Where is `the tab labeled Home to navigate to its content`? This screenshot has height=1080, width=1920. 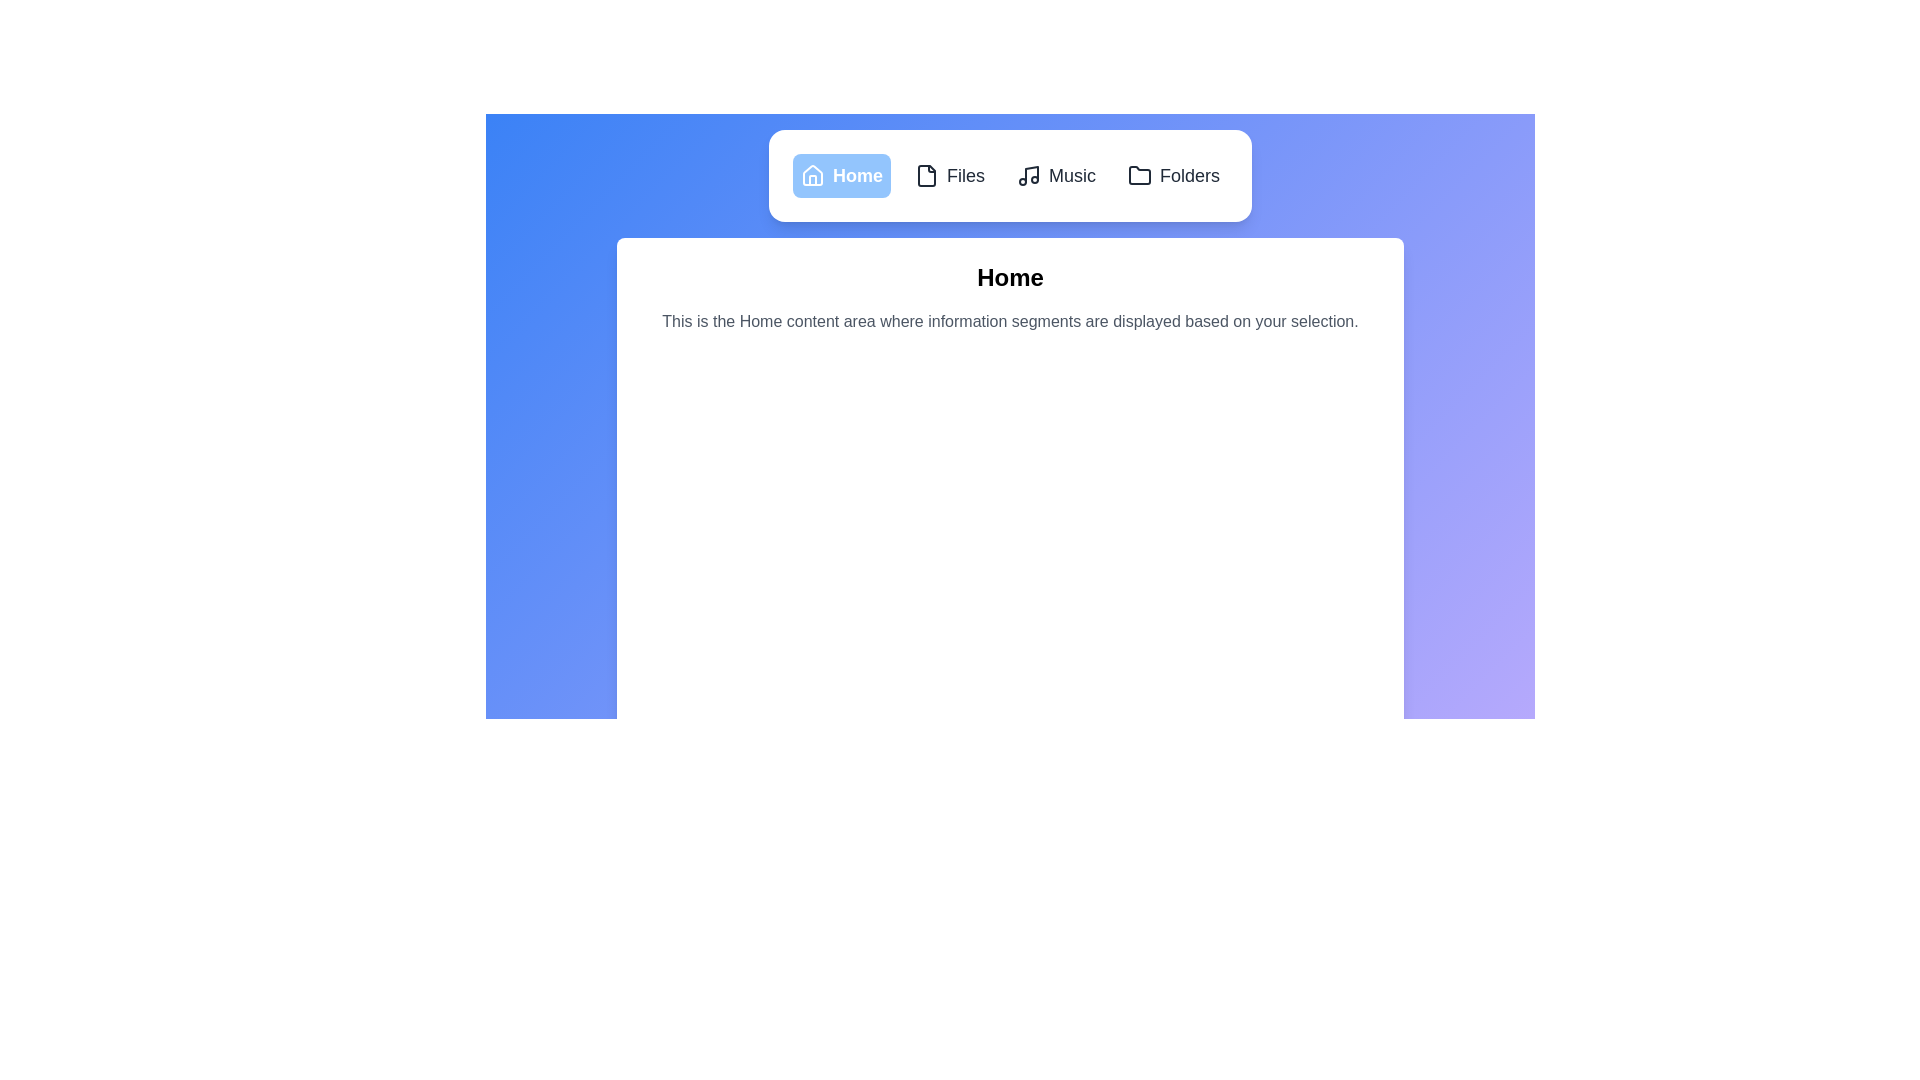 the tab labeled Home to navigate to its content is located at coordinates (841, 175).